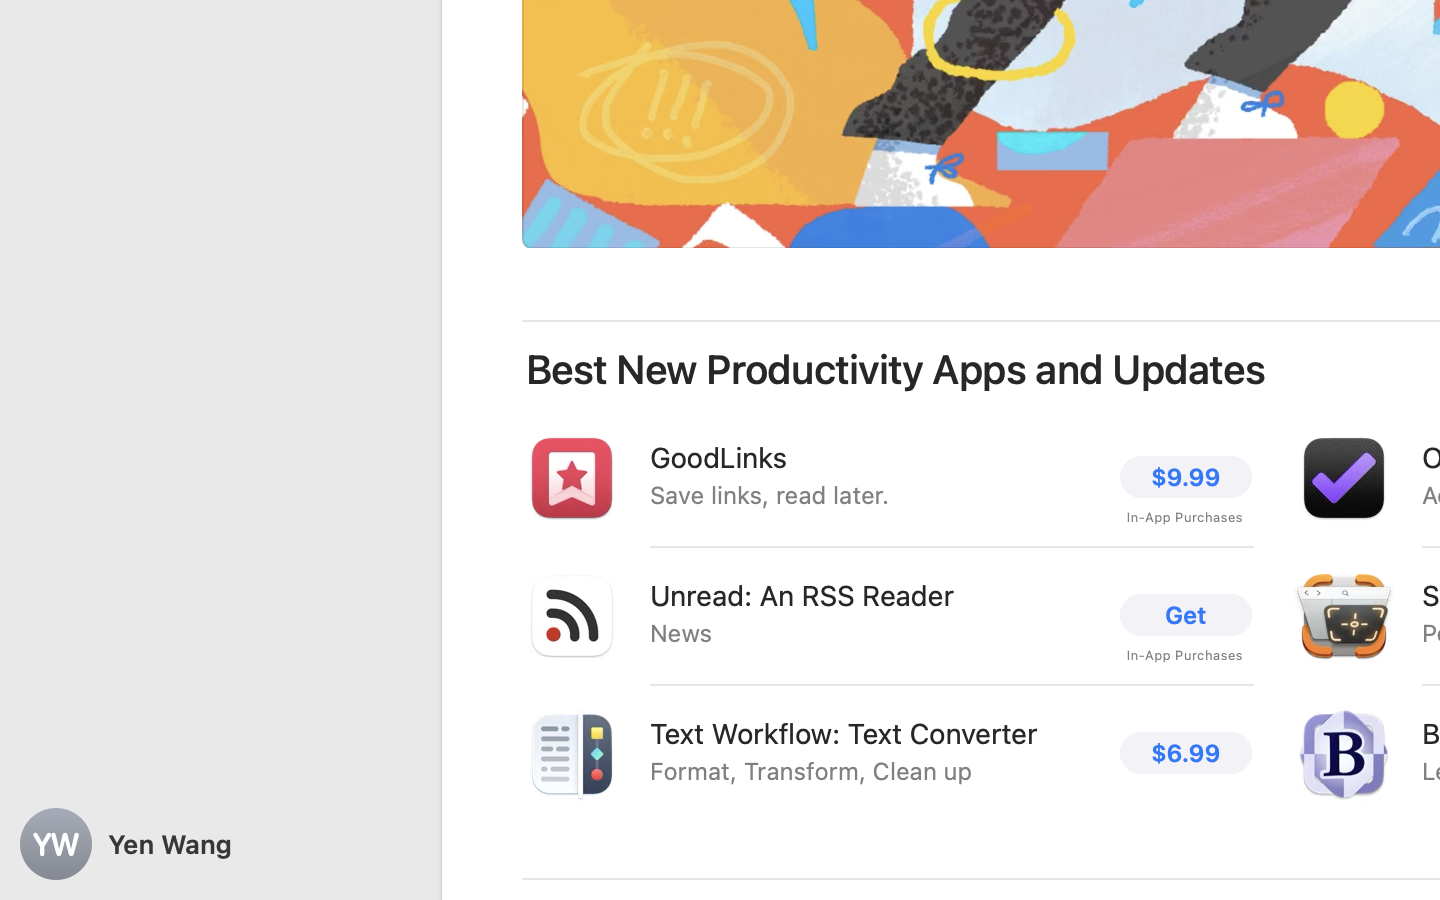  I want to click on 'Yen Wang', so click(220, 844).